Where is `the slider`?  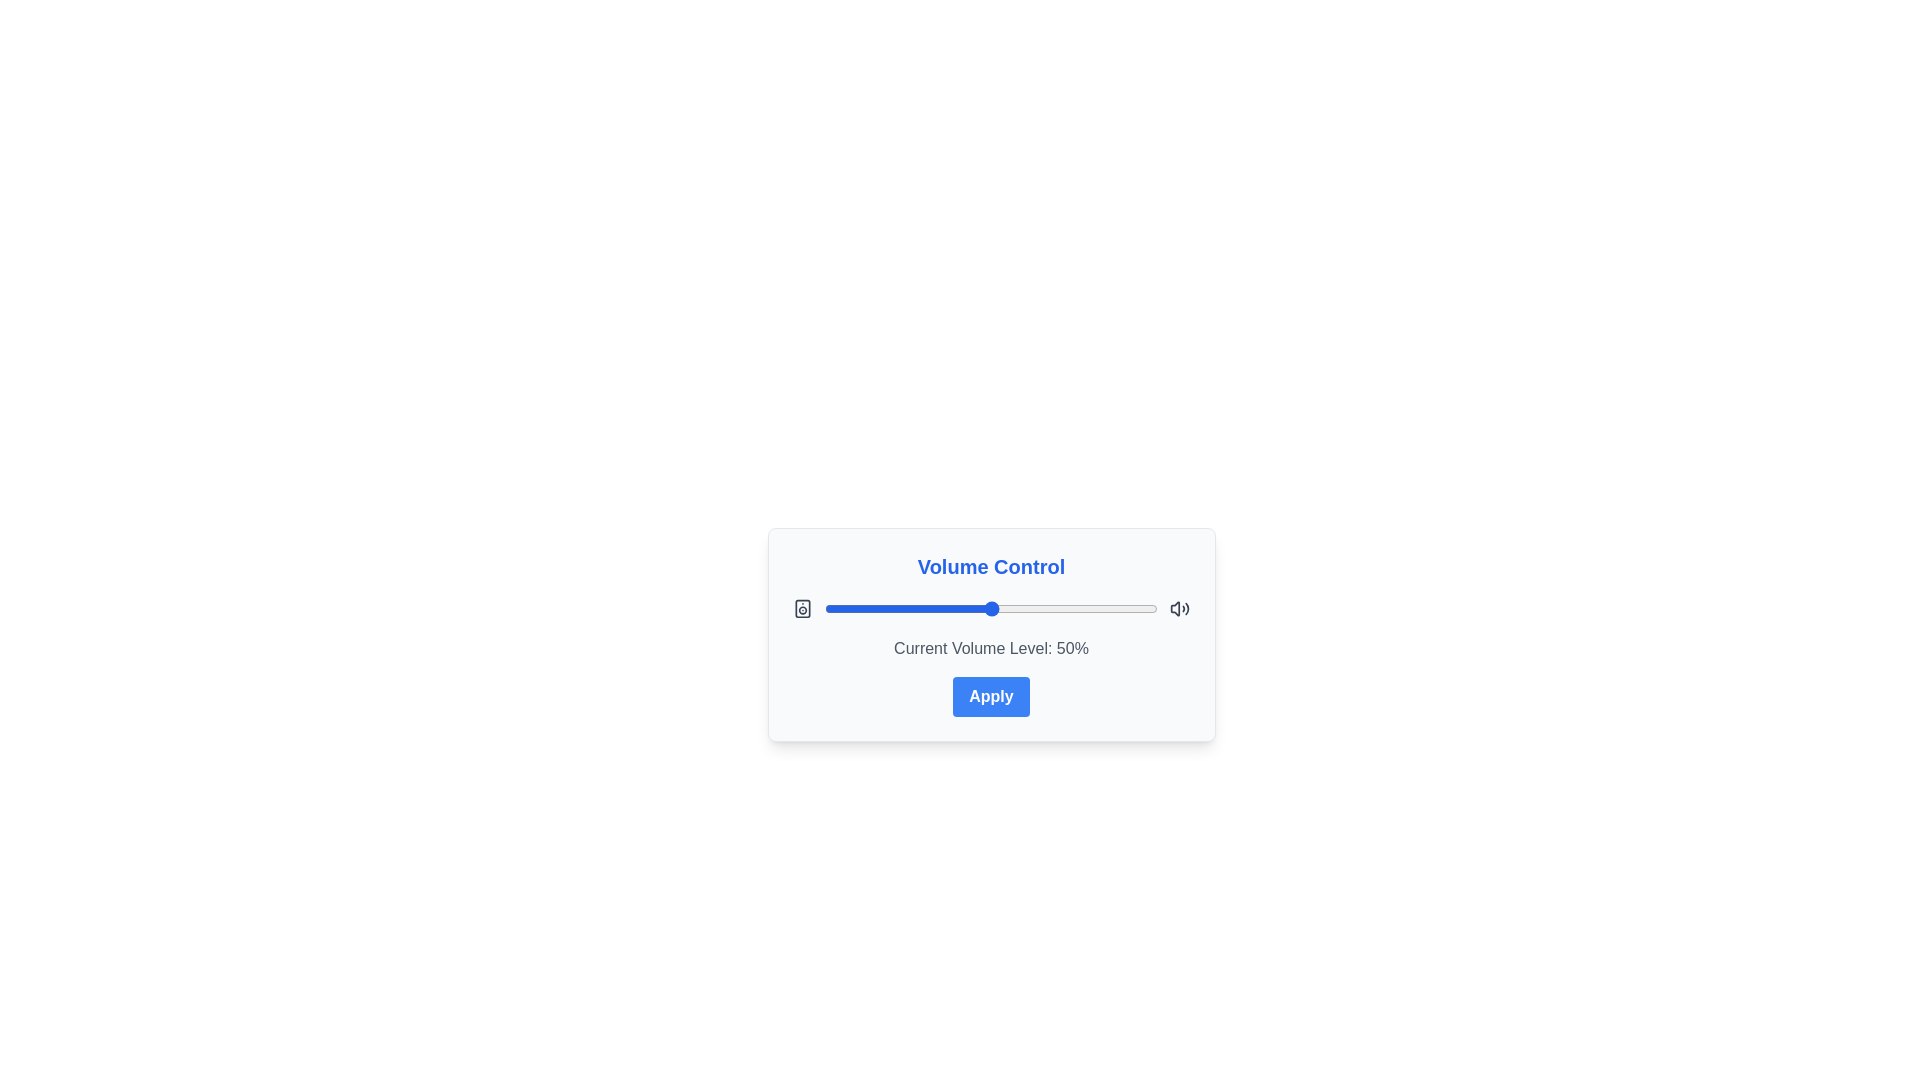 the slider is located at coordinates (994, 608).